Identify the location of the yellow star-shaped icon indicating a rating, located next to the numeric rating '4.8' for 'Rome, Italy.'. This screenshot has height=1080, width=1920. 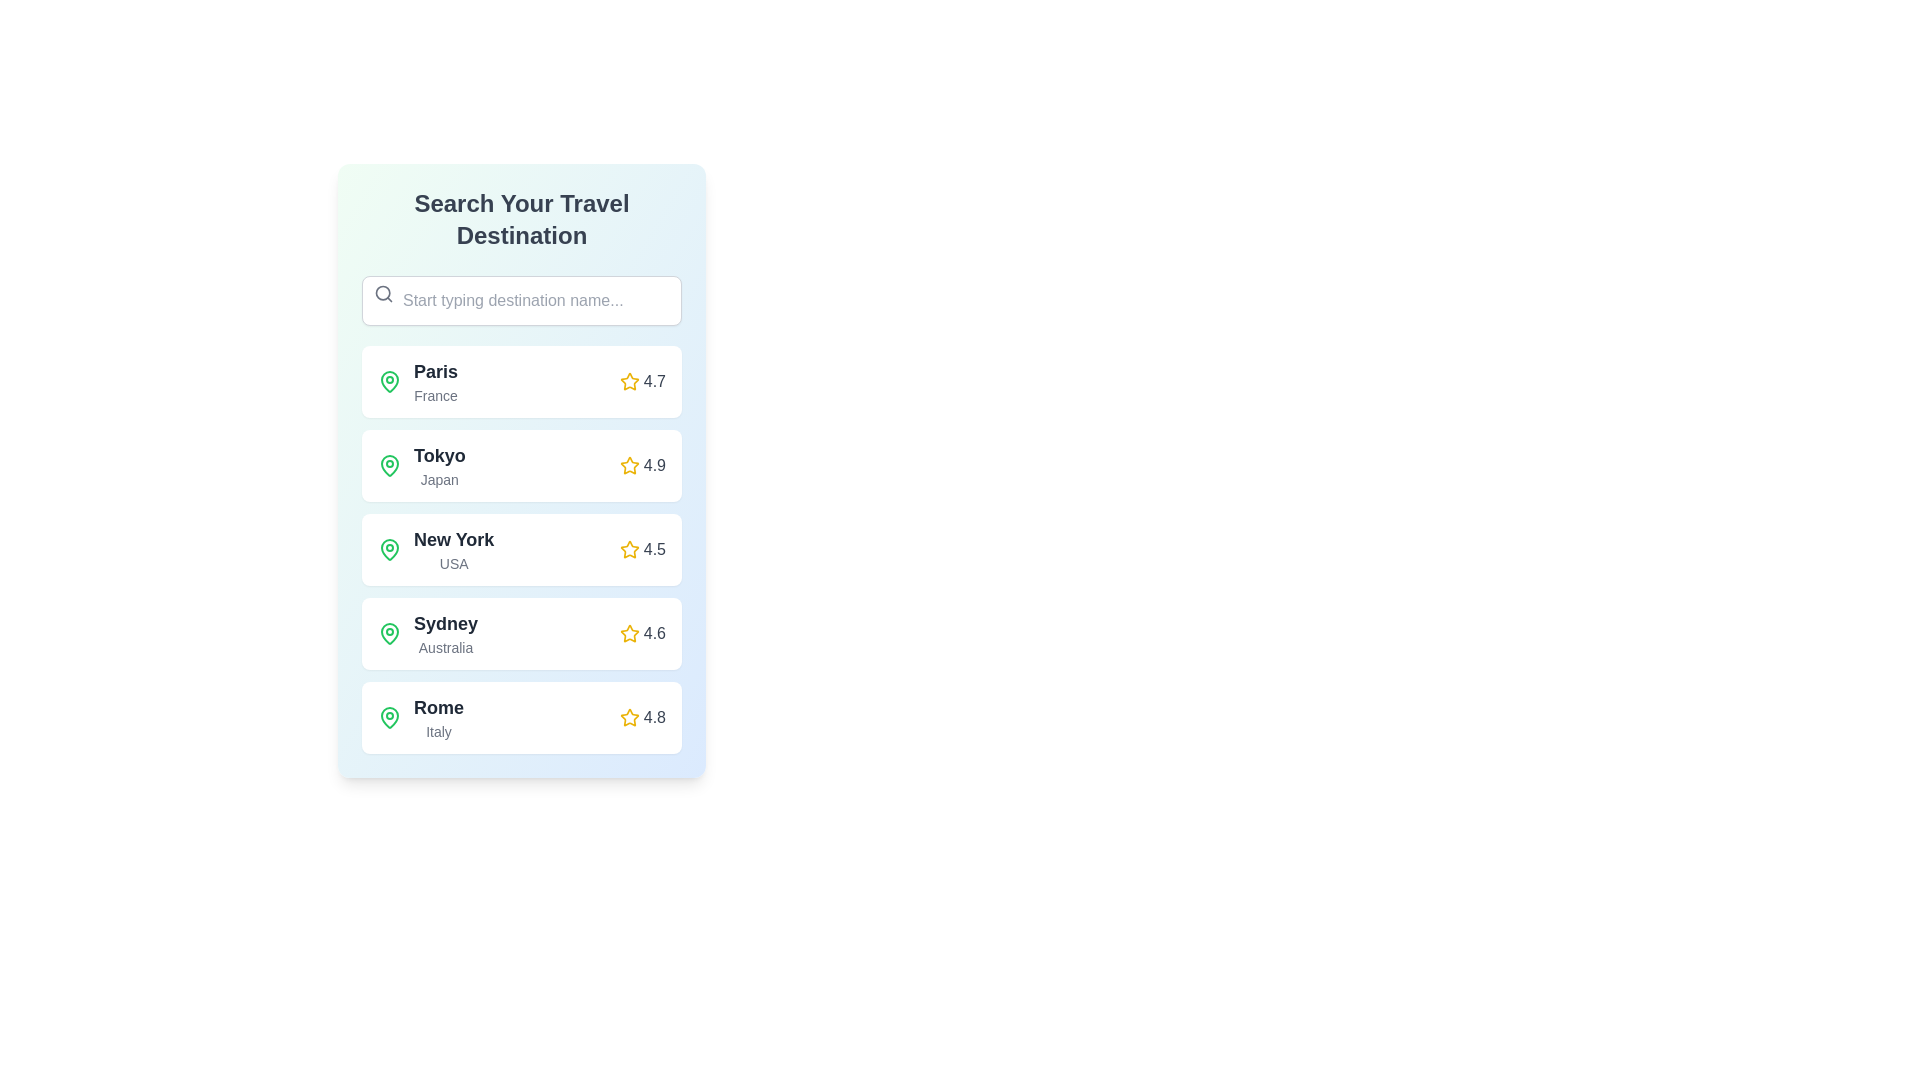
(628, 716).